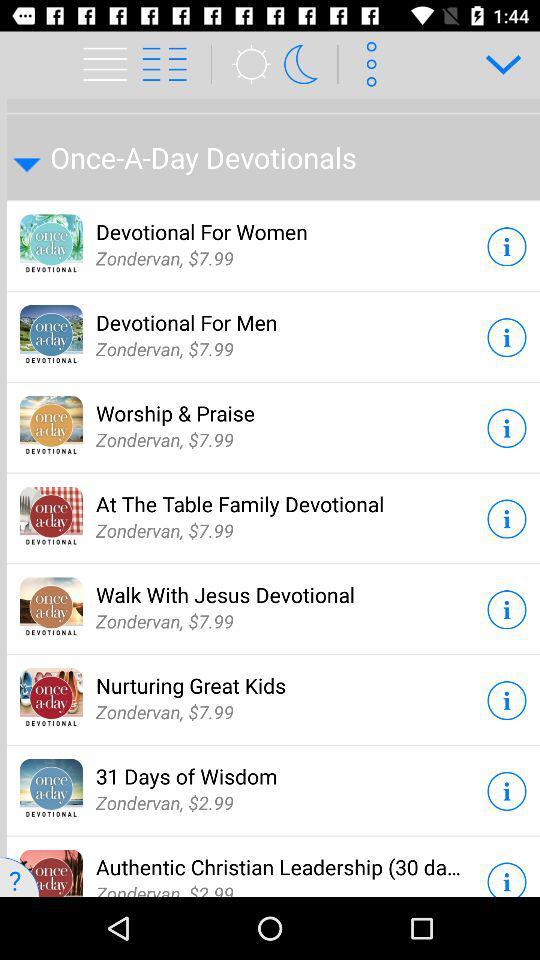 The image size is (540, 960). I want to click on the weather icon, so click(245, 64).